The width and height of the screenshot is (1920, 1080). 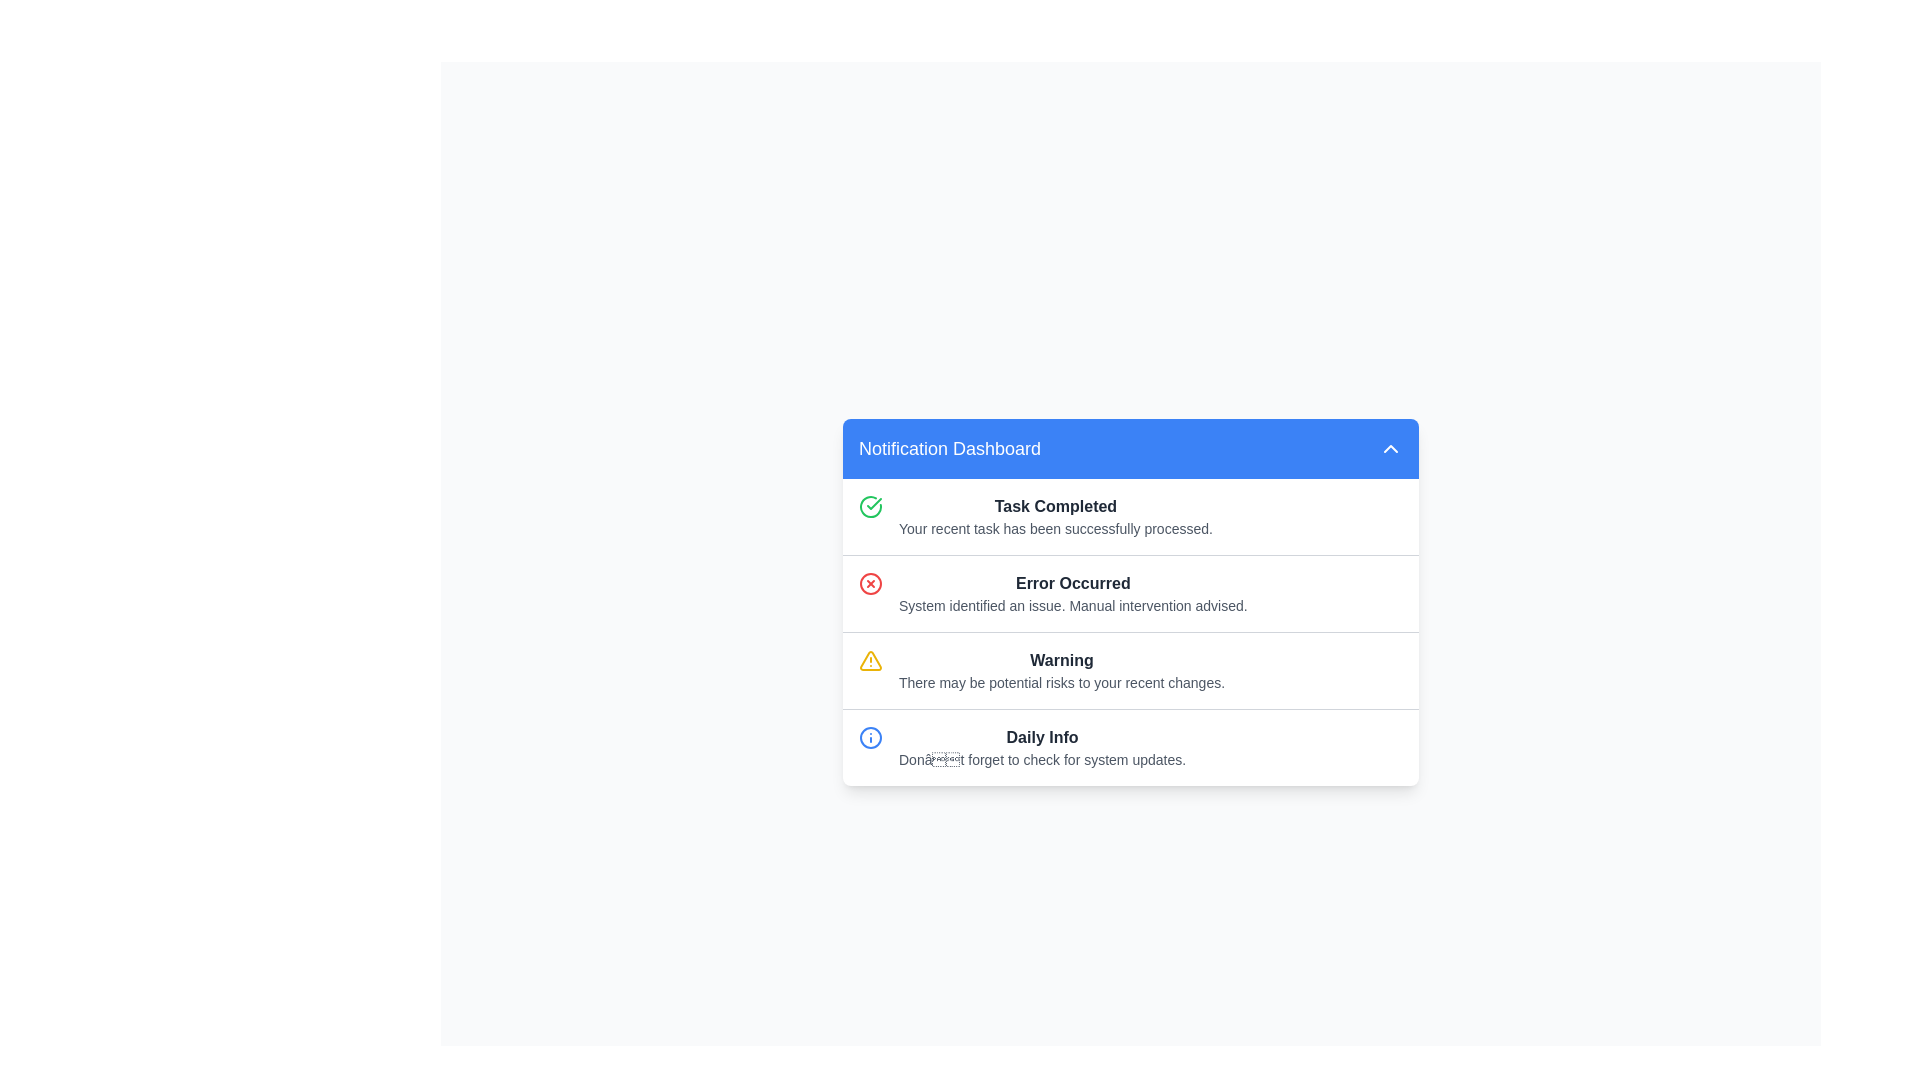 What do you see at coordinates (1041, 737) in the screenshot?
I see `the text label that highlights the title or heading of the notification message, positioned prominently at the lower section of the list under the 'Warning' section` at bounding box center [1041, 737].